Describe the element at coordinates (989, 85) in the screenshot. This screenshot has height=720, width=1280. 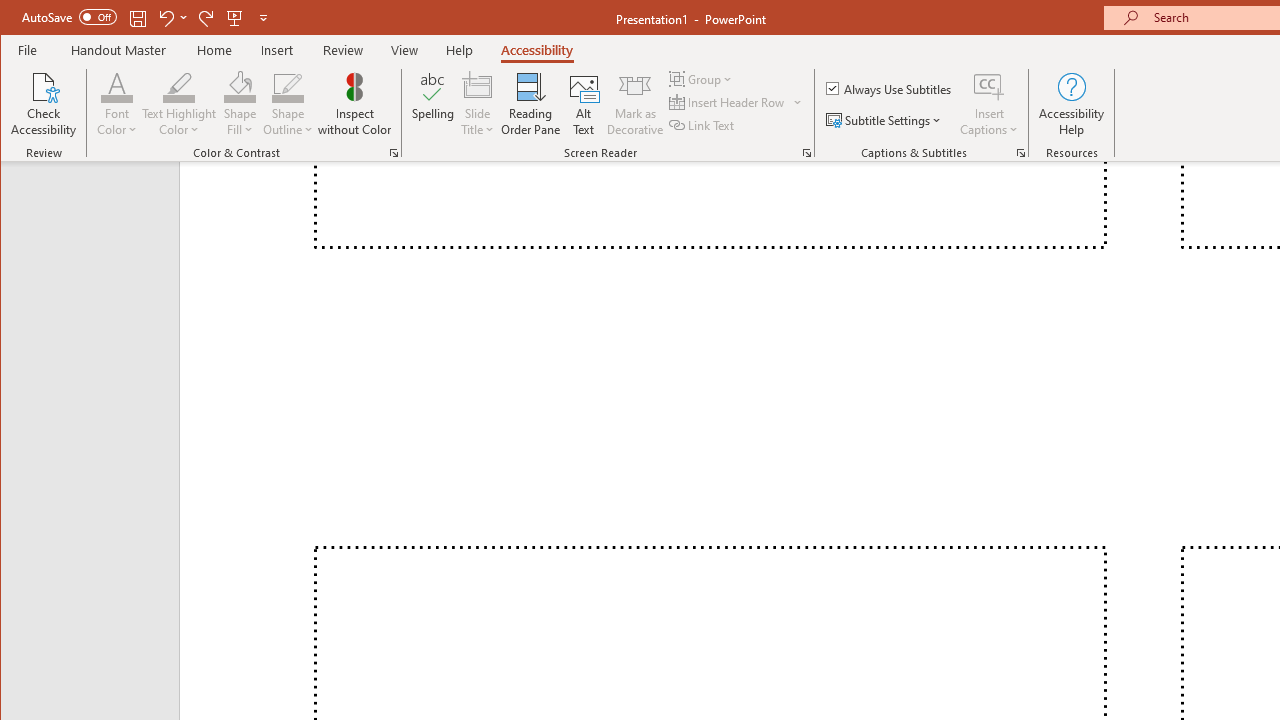
I see `'Insert Captions'` at that location.